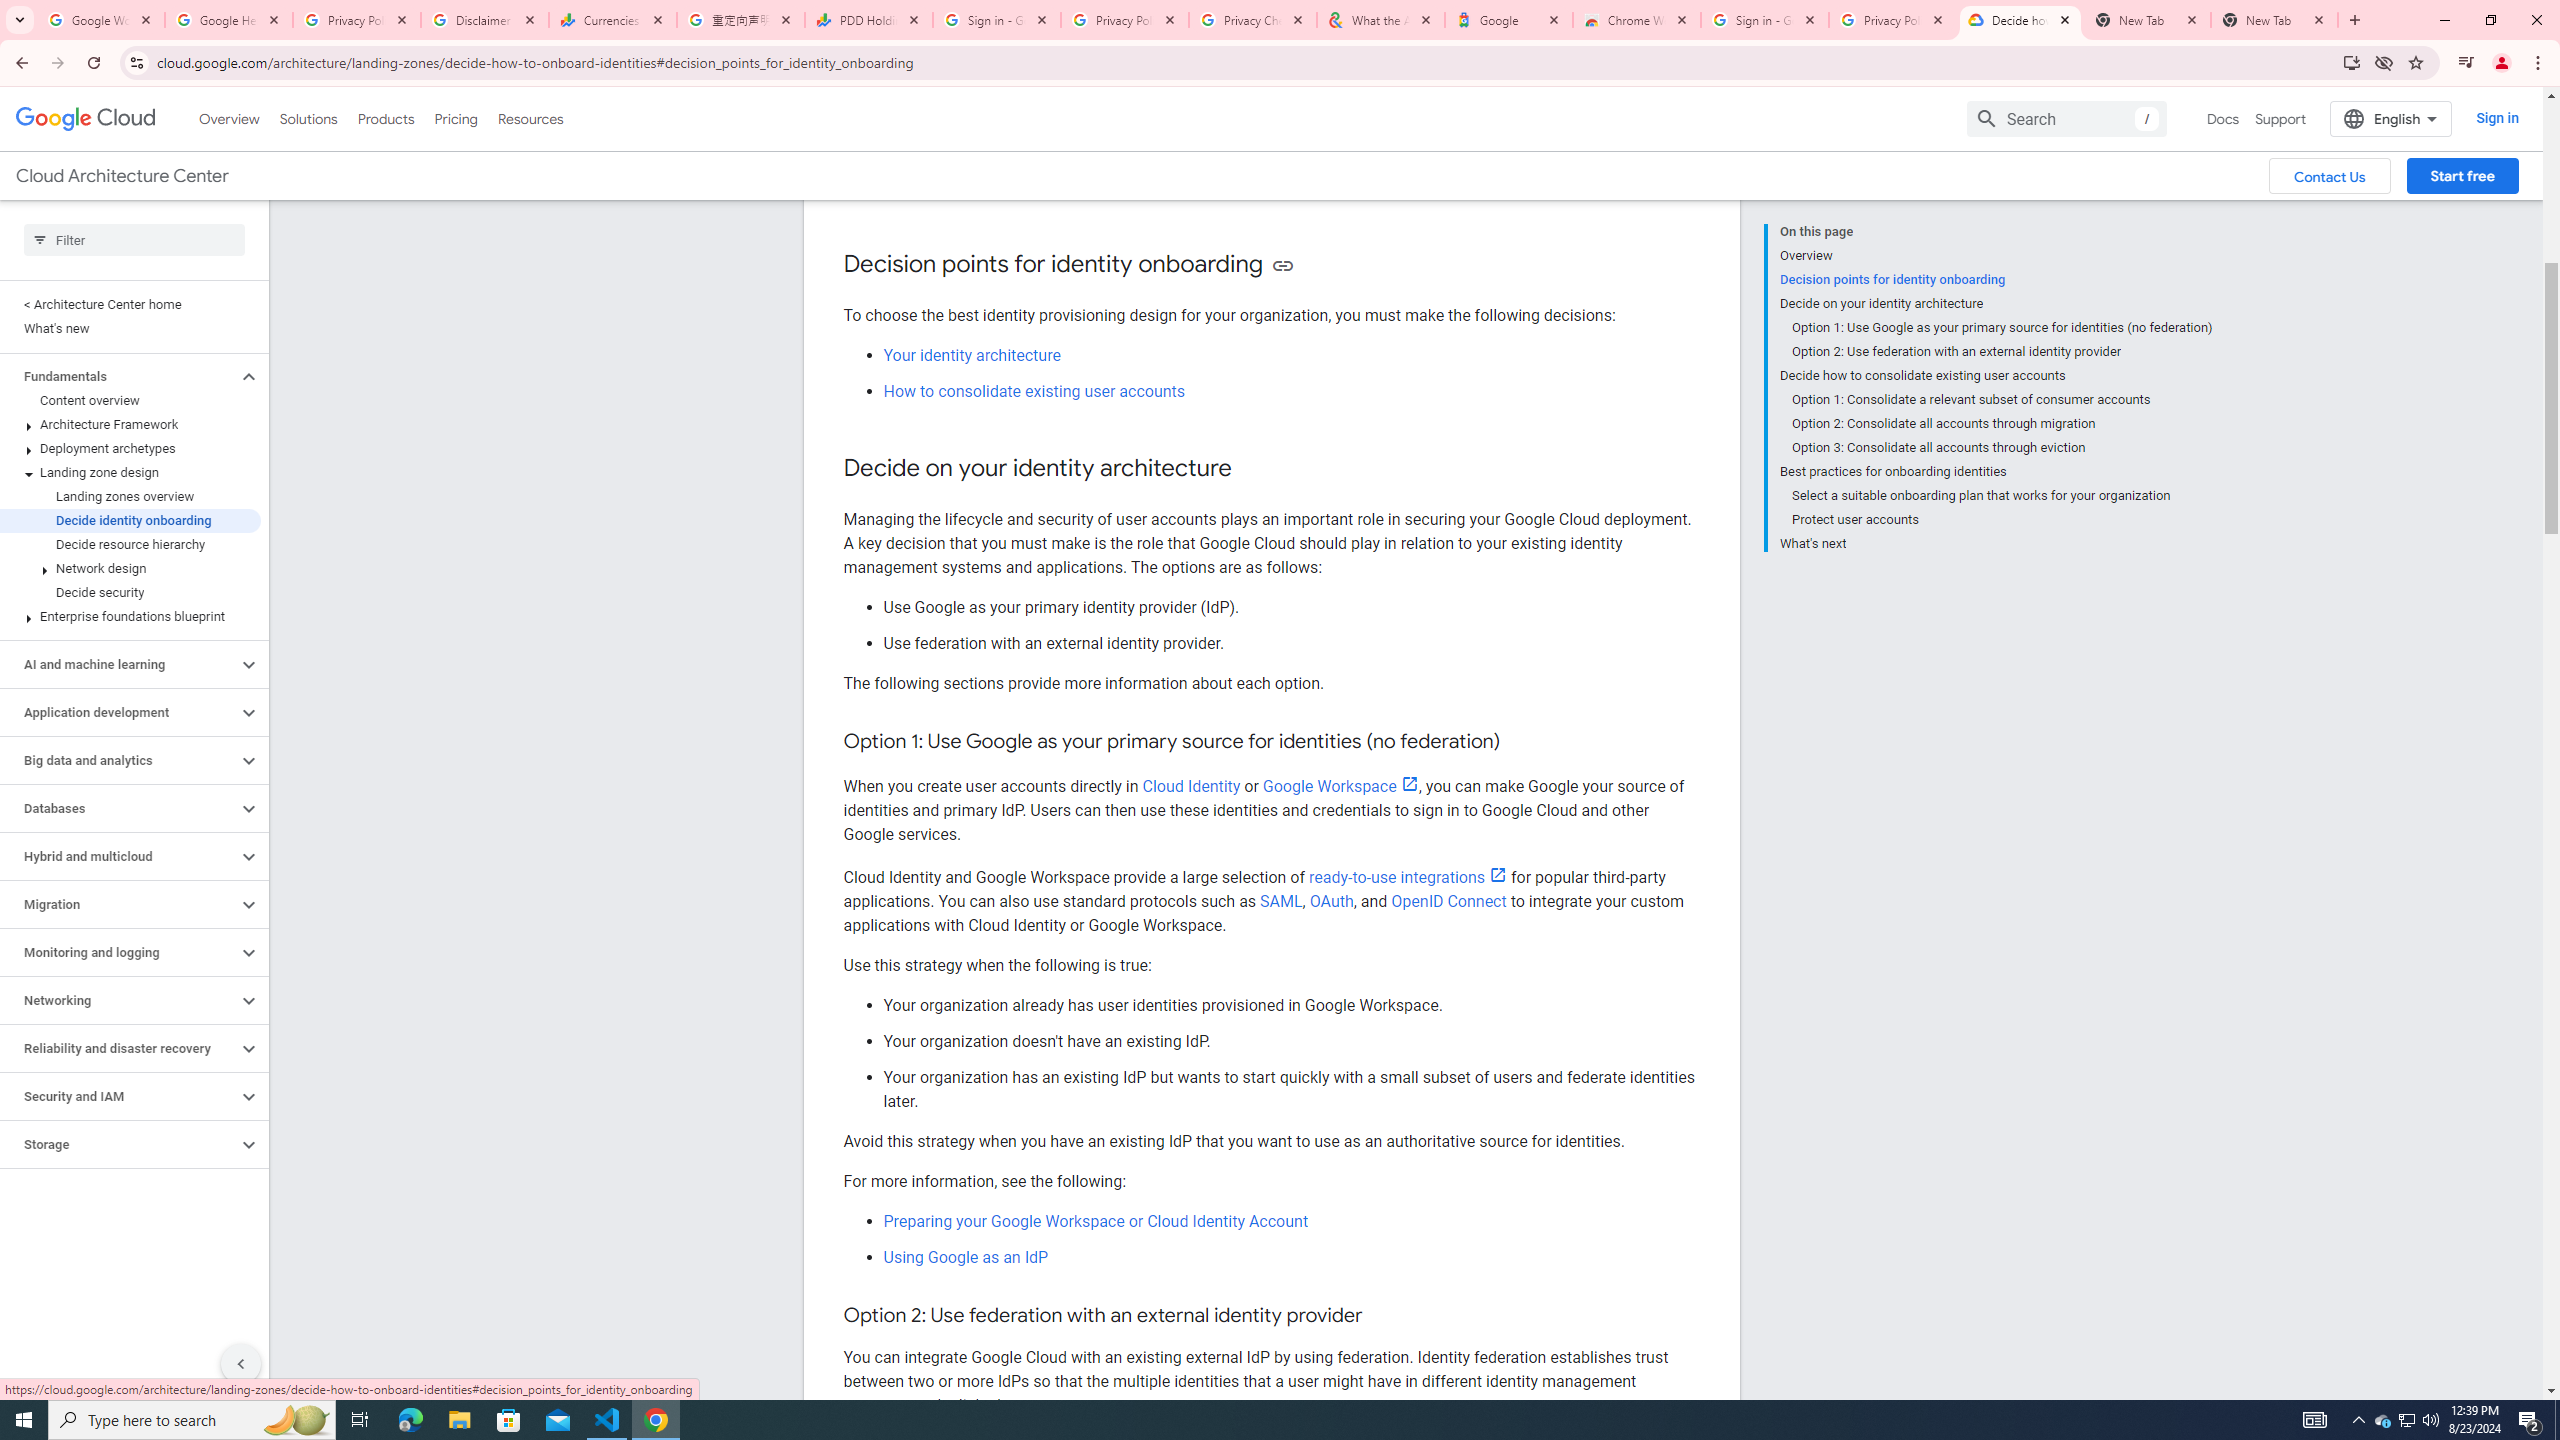 The image size is (2560, 1440). Describe the element at coordinates (130, 520) in the screenshot. I see `'Decide identity onboarding'` at that location.